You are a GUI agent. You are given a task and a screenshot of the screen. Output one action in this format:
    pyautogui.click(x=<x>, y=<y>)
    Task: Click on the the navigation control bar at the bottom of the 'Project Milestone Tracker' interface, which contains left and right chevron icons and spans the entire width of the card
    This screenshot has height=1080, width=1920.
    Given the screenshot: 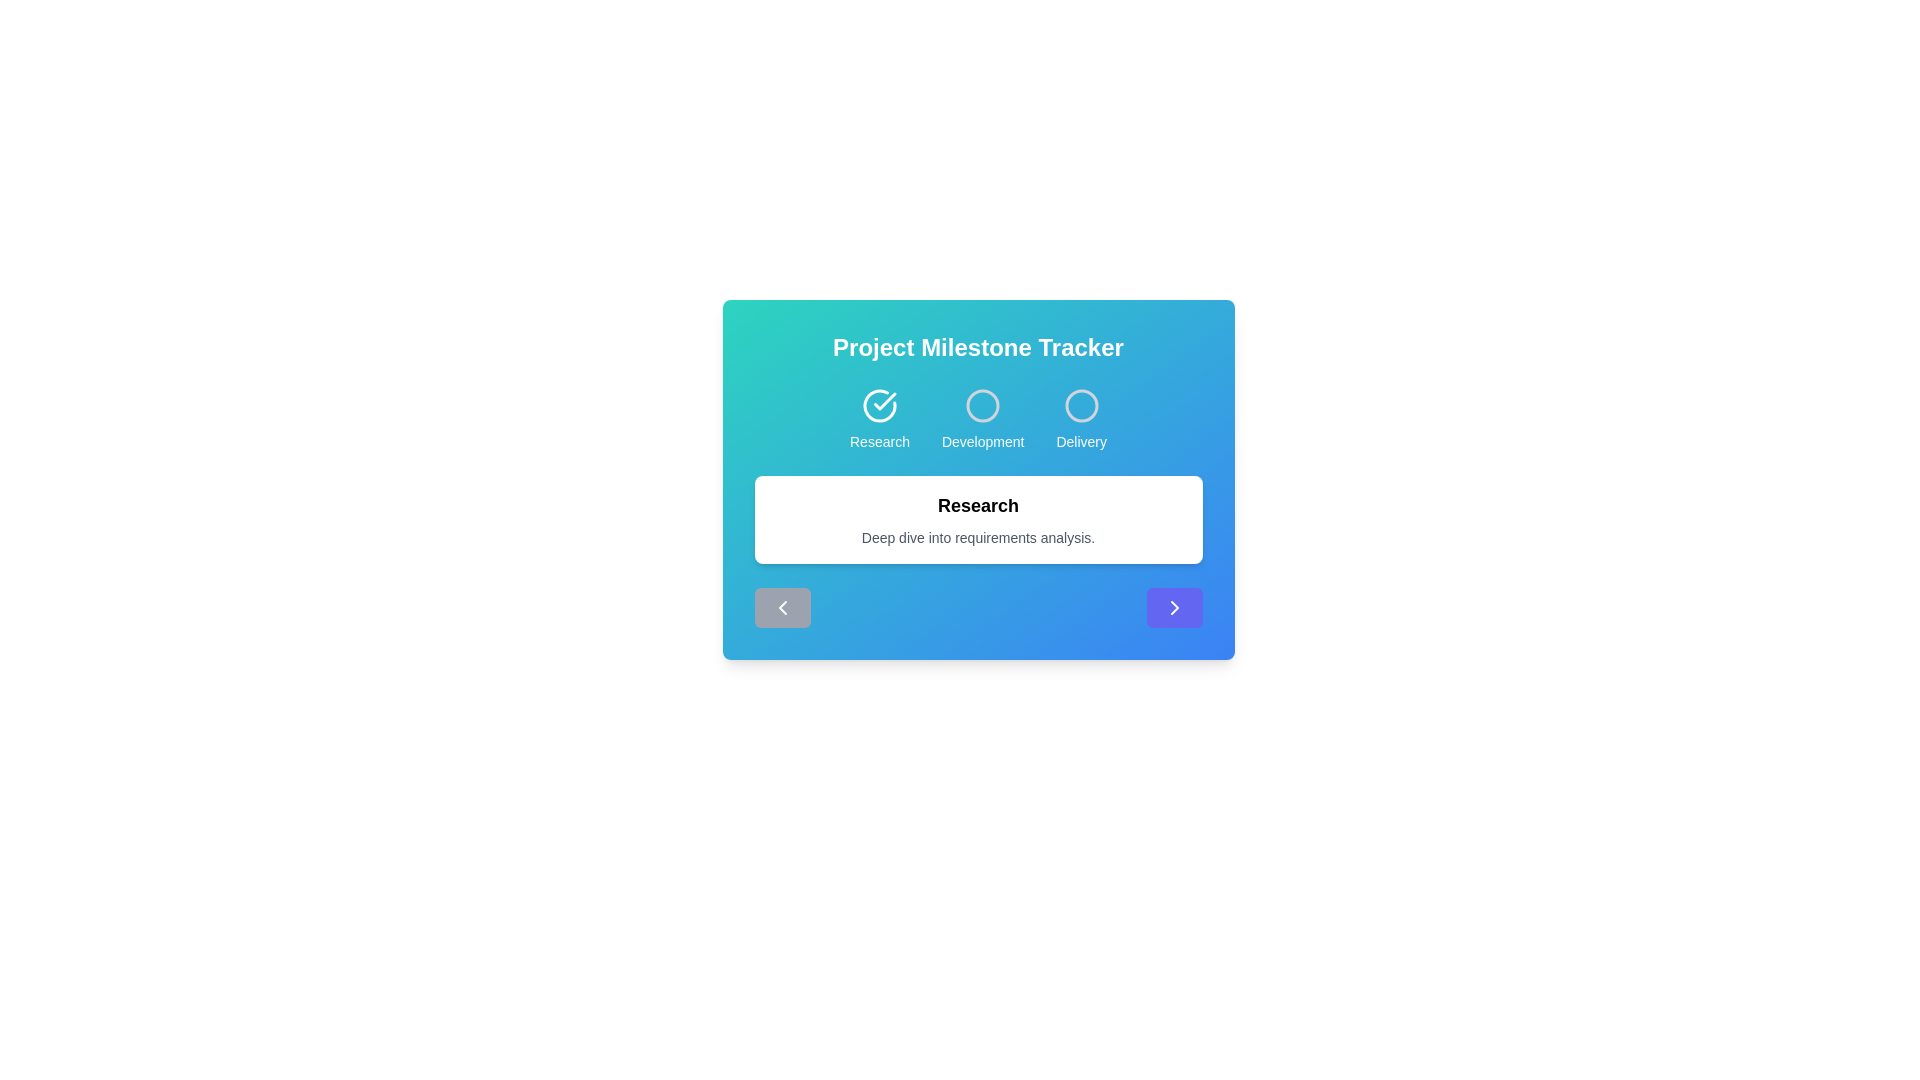 What is the action you would take?
    pyautogui.click(x=978, y=607)
    